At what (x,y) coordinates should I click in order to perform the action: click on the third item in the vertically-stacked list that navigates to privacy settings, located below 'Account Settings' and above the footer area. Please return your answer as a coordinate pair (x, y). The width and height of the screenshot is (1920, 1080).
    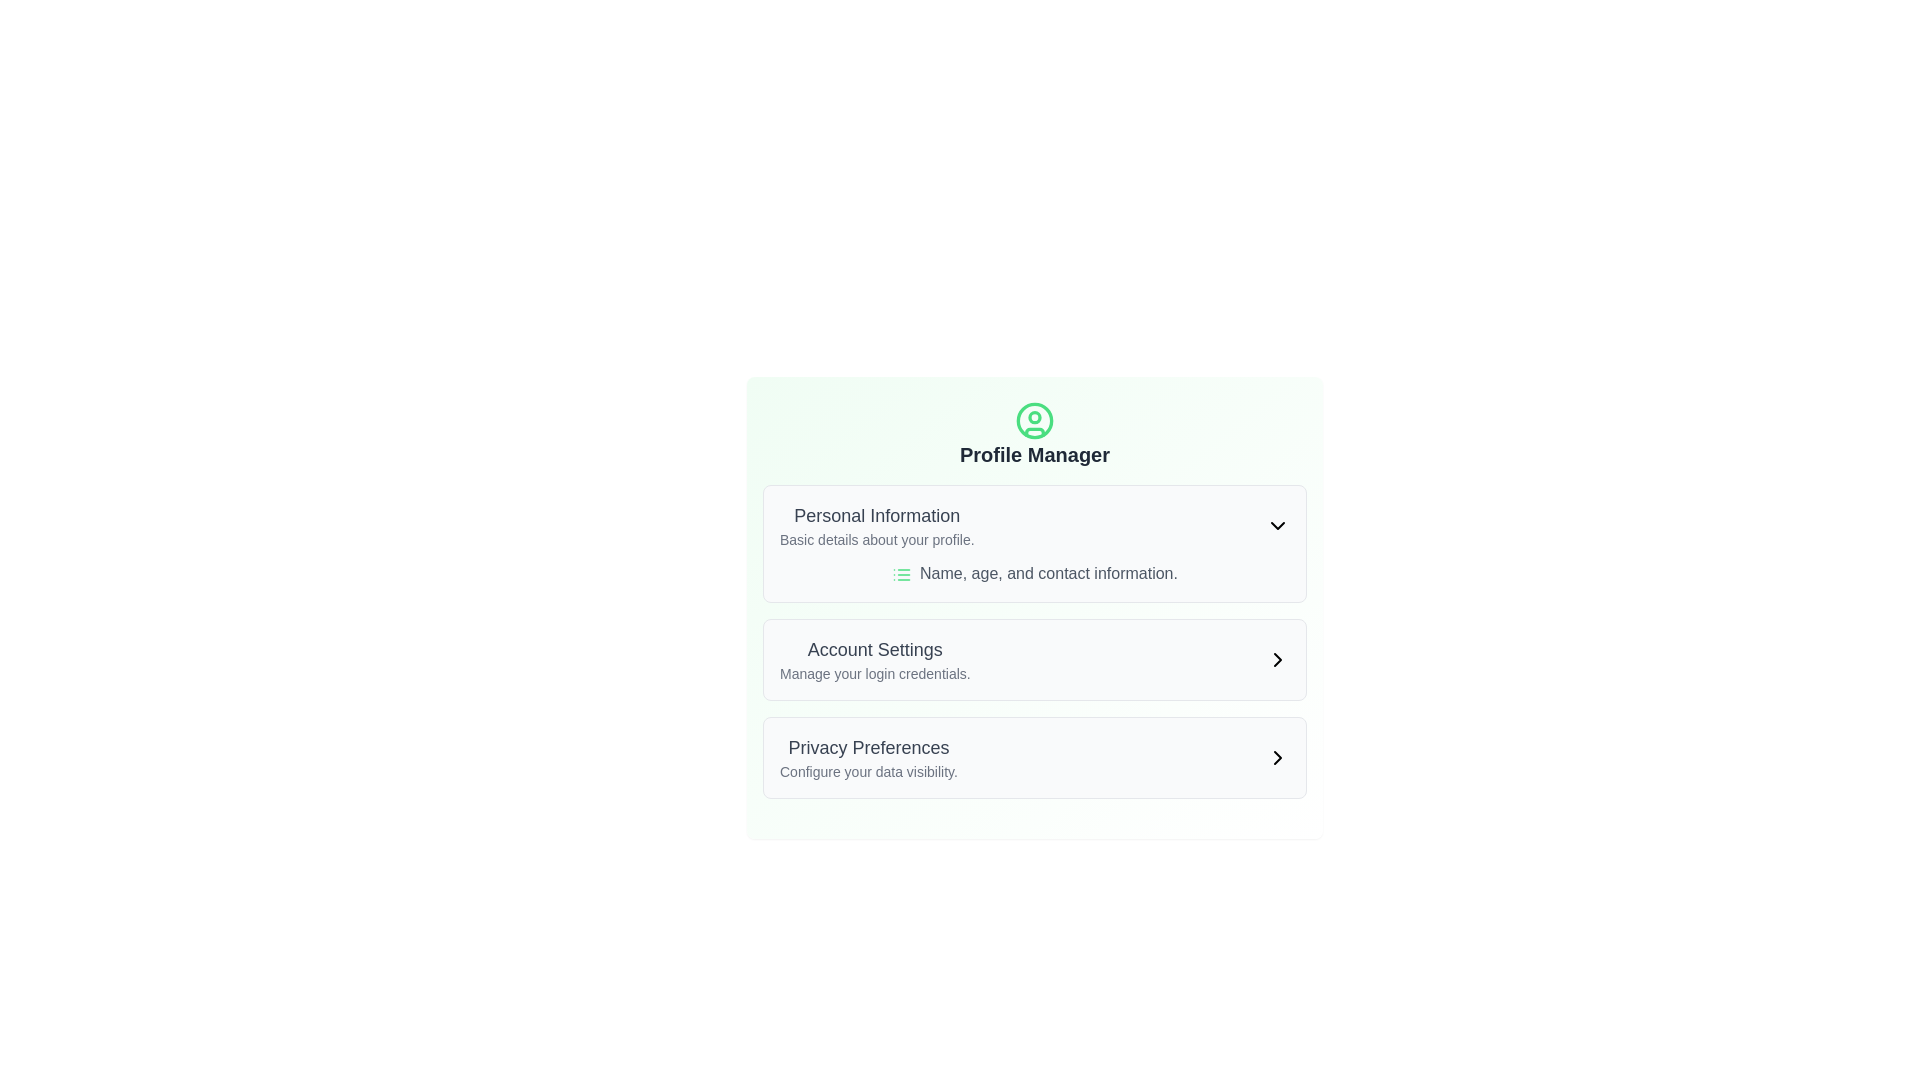
    Looking at the image, I should click on (1035, 758).